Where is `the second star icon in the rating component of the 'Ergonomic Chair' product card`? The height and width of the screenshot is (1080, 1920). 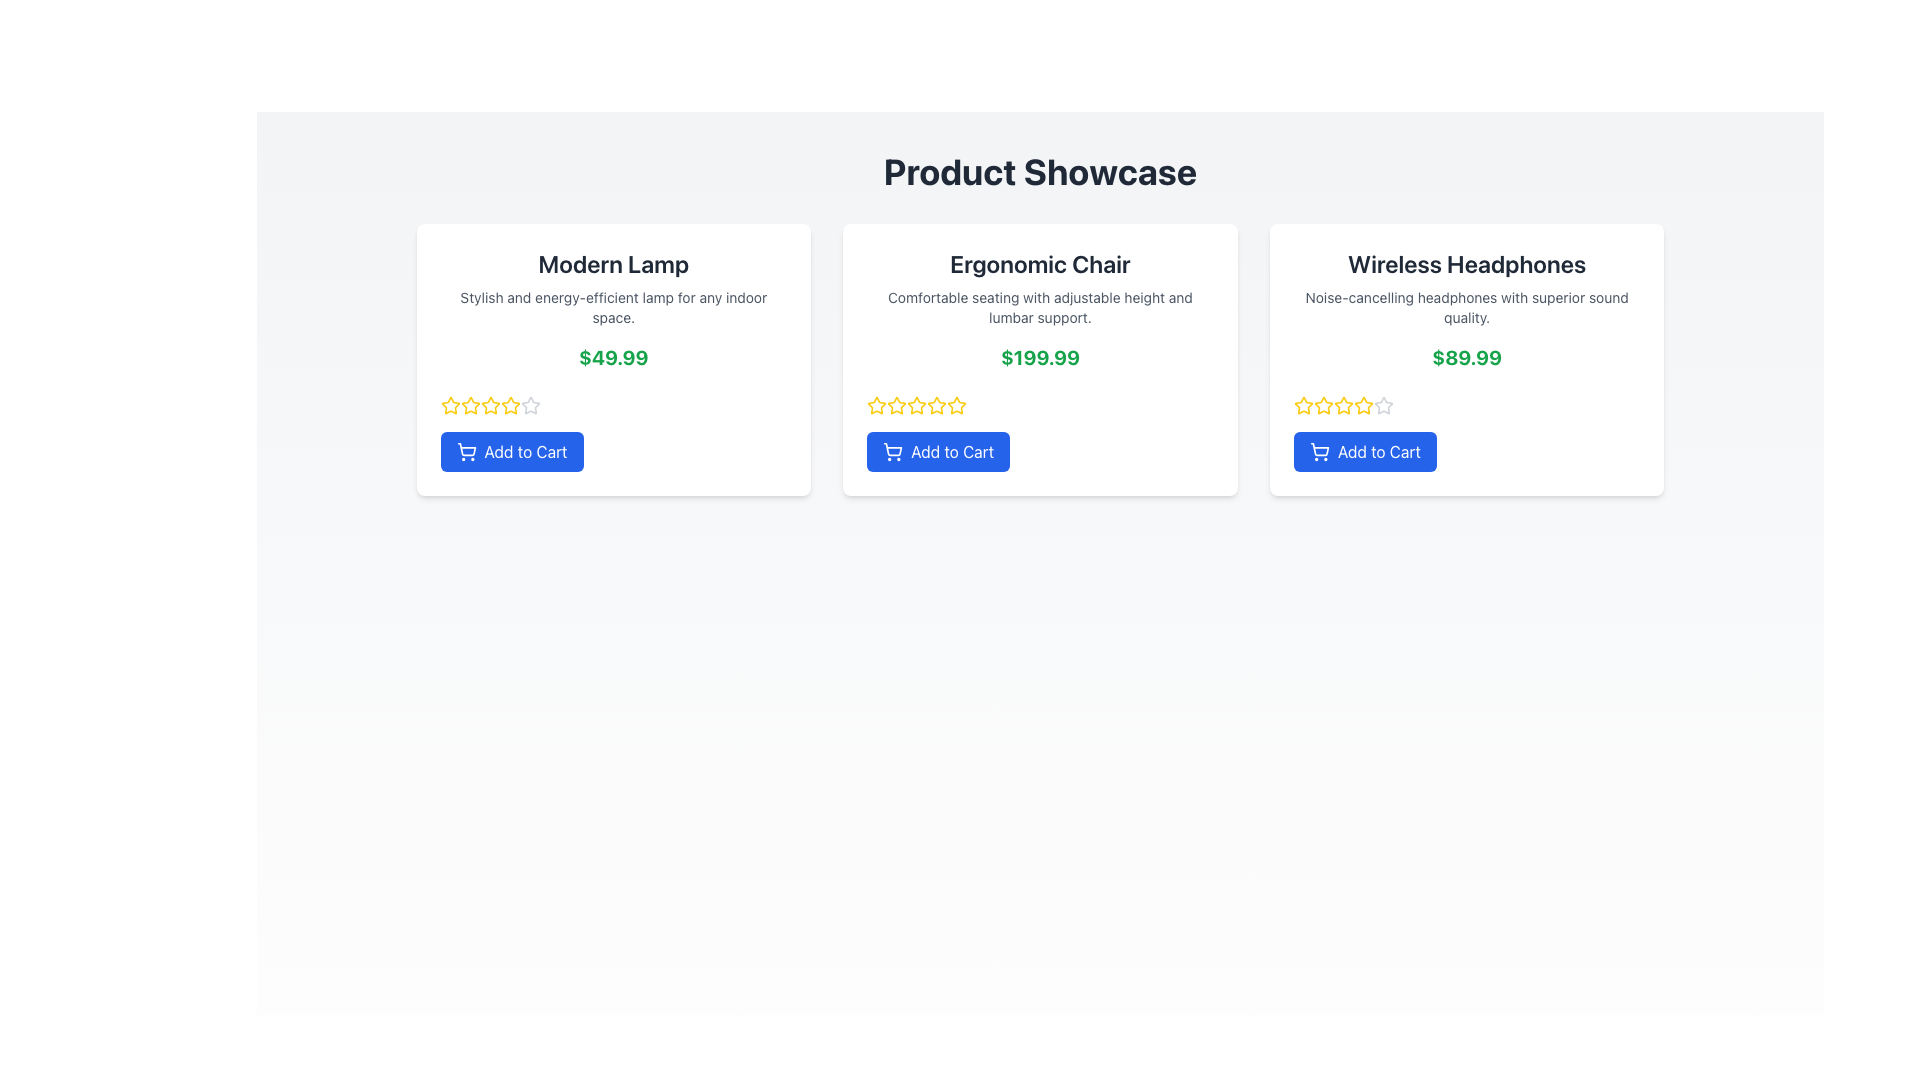 the second star icon in the rating component of the 'Ergonomic Chair' product card is located at coordinates (896, 405).